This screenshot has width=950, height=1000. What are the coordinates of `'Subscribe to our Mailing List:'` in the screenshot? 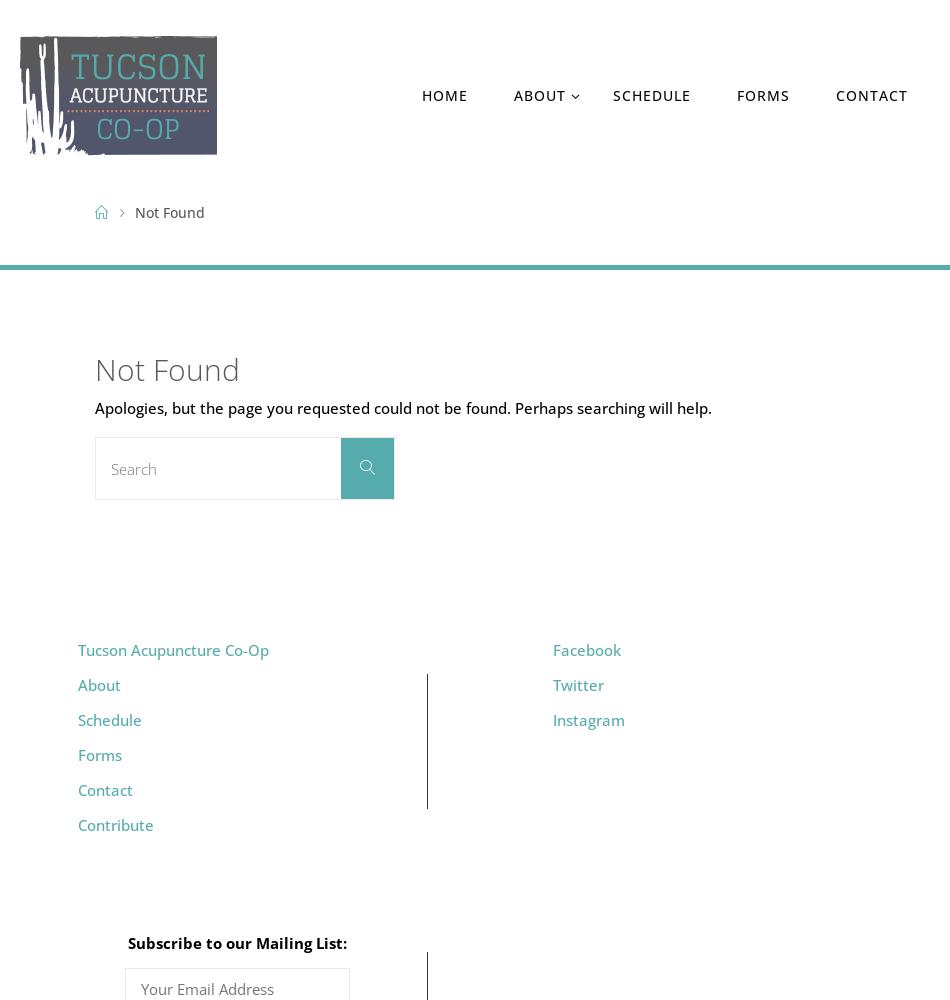 It's located at (237, 942).